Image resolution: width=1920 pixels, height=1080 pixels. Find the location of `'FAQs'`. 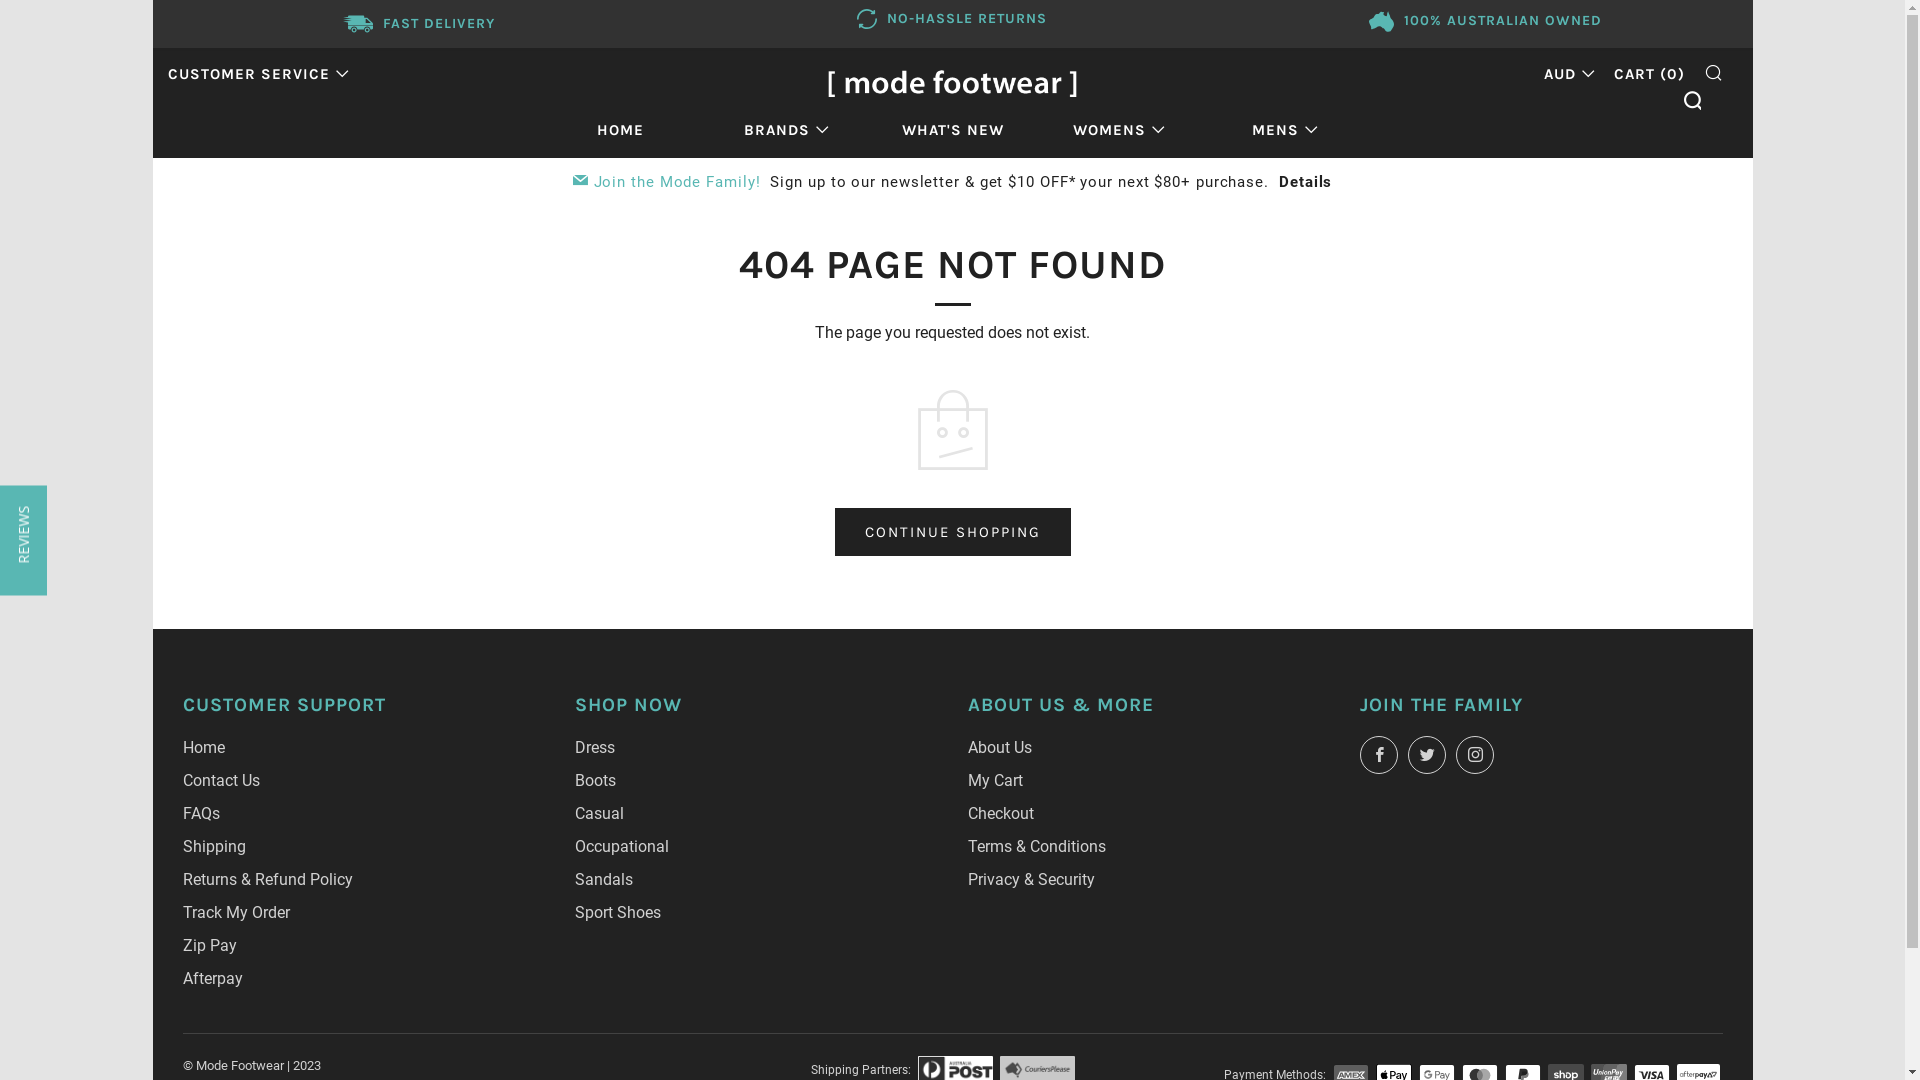

'FAQs' is located at coordinates (200, 813).